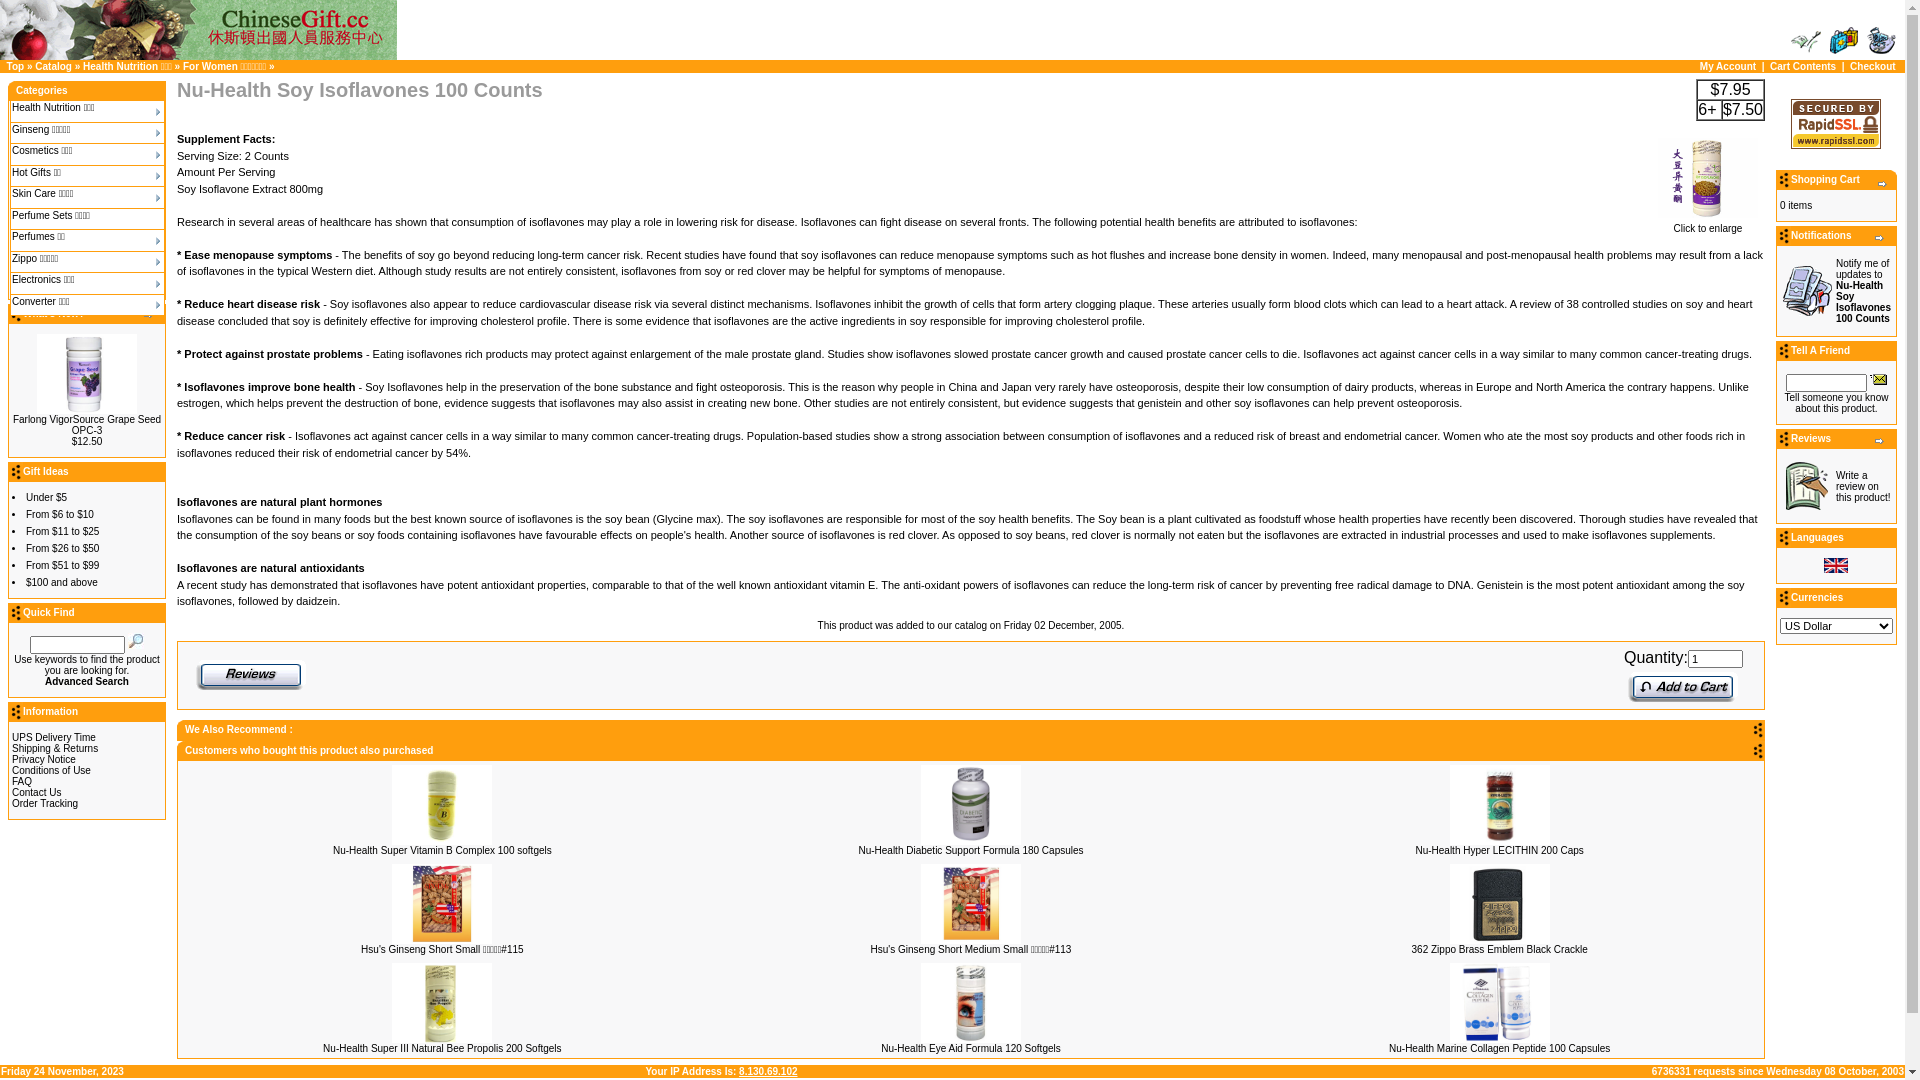 The width and height of the screenshot is (1920, 1080). What do you see at coordinates (1836, 486) in the screenshot?
I see `'Write a review on this product!'` at bounding box center [1836, 486].